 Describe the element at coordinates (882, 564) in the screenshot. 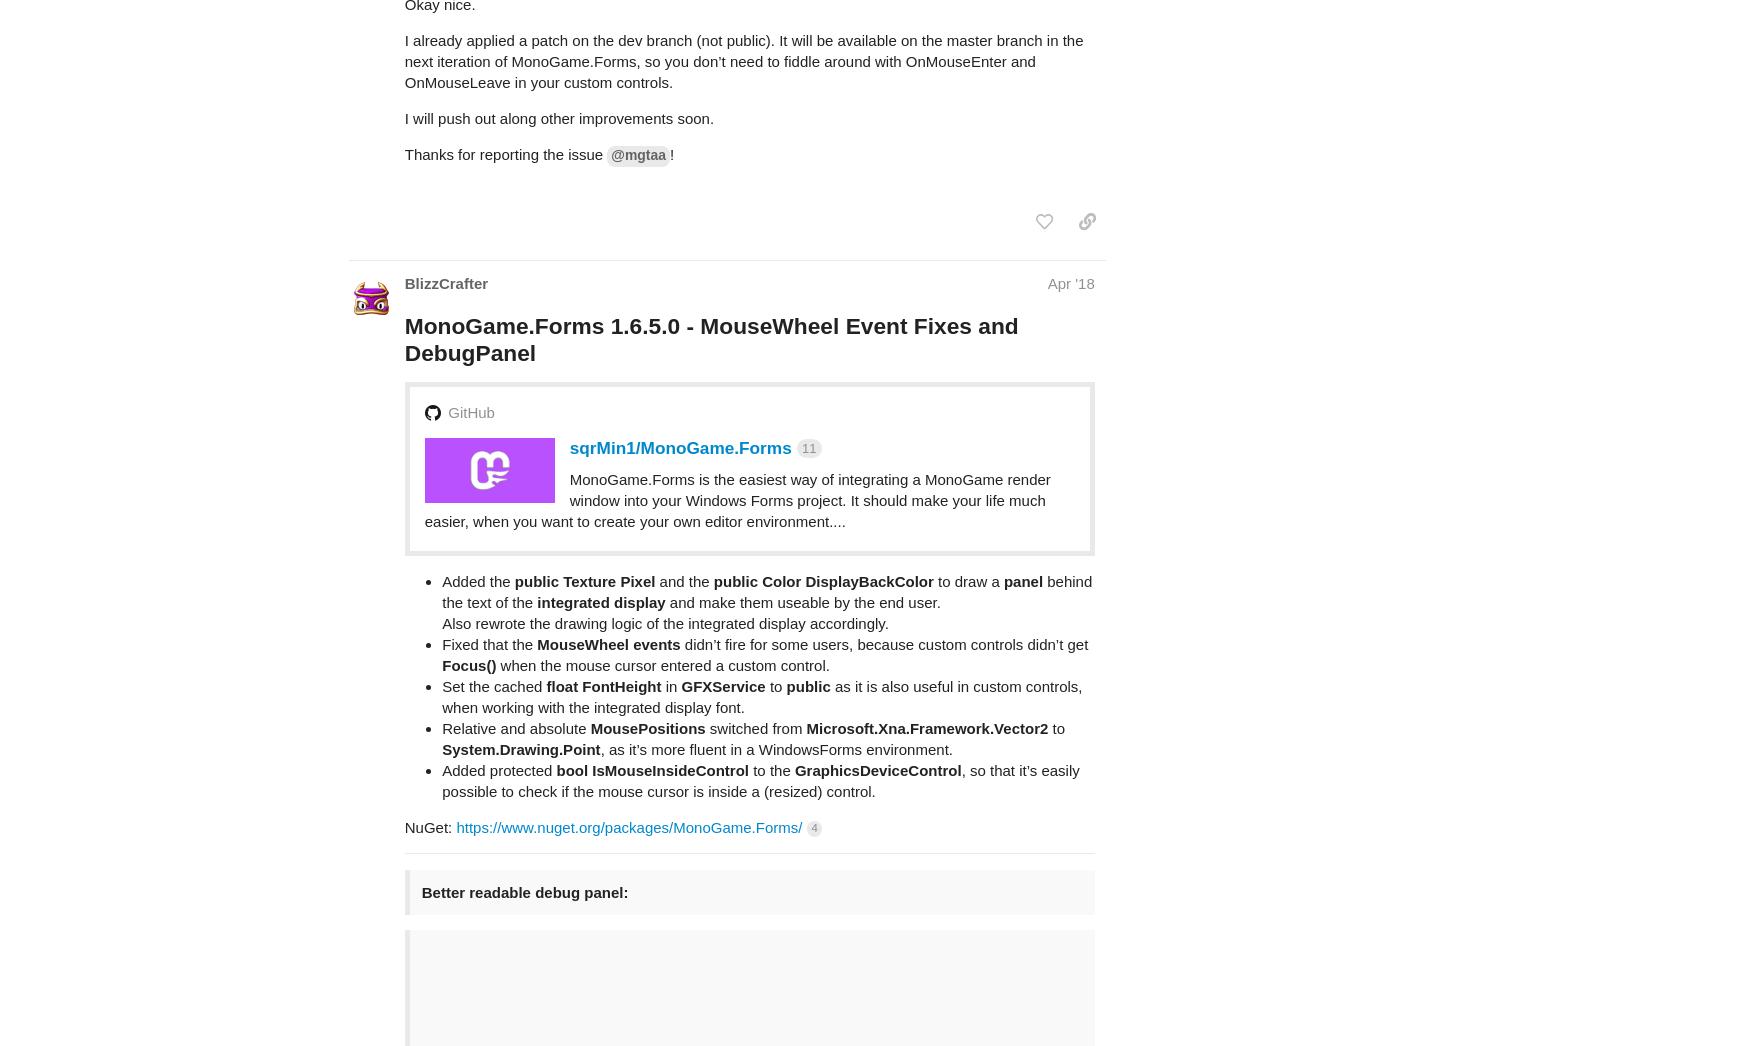

I see `'didn’t fire for some users, because custom controls didn’t get'` at that location.